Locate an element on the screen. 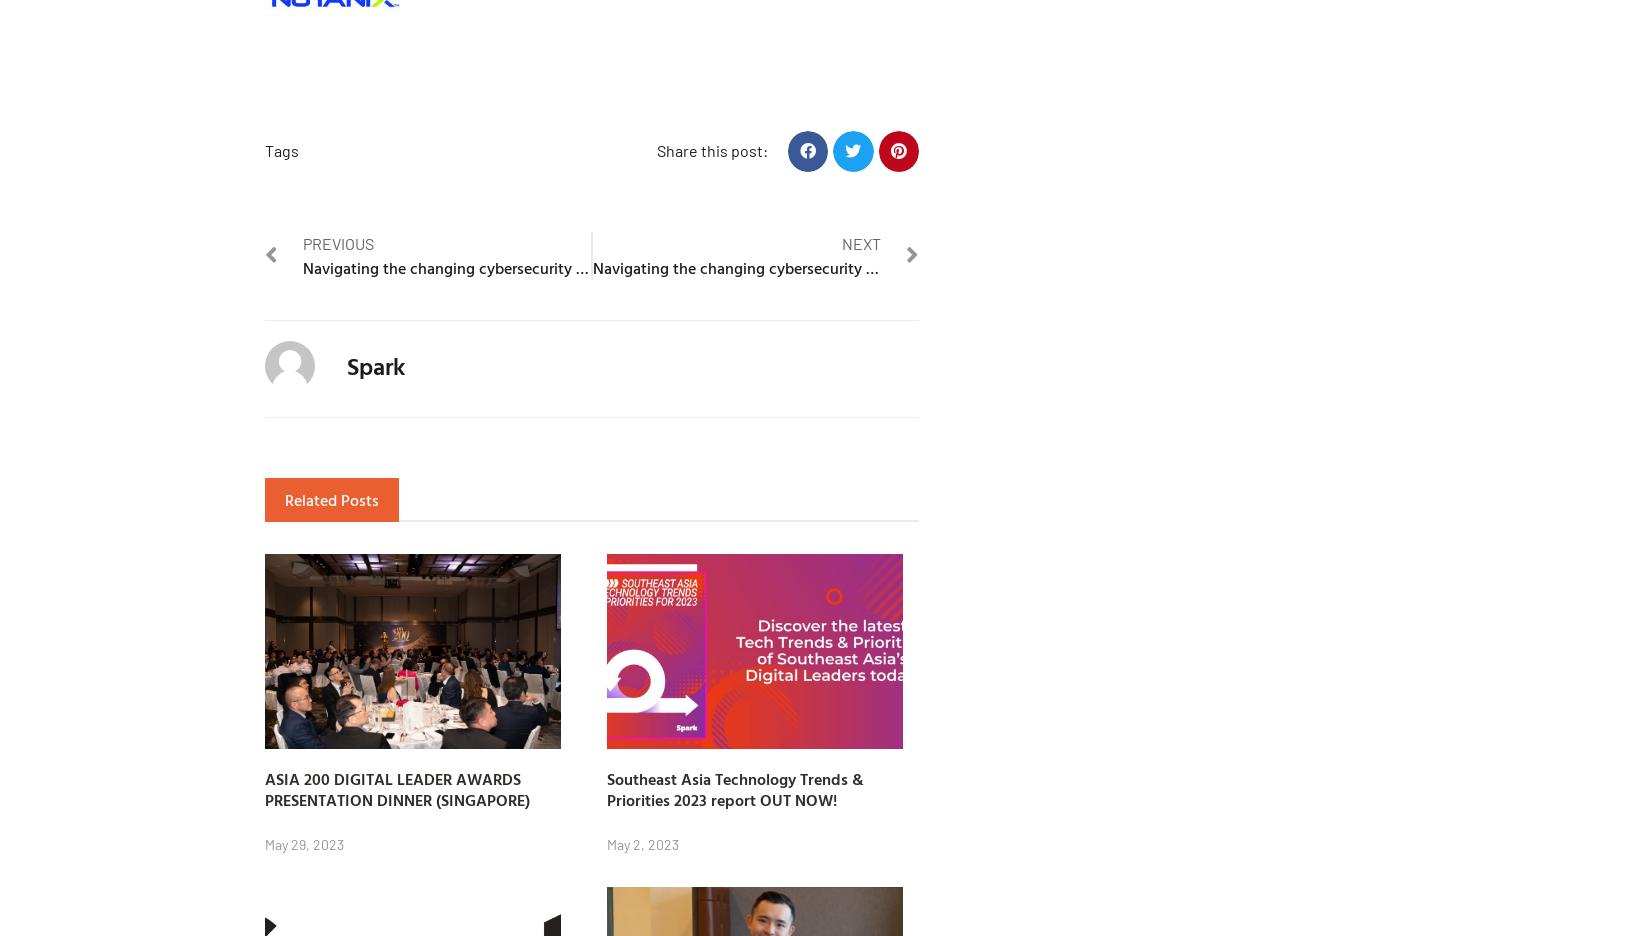 This screenshot has width=1650, height=936. 'May 29, 2023' is located at coordinates (304, 843).